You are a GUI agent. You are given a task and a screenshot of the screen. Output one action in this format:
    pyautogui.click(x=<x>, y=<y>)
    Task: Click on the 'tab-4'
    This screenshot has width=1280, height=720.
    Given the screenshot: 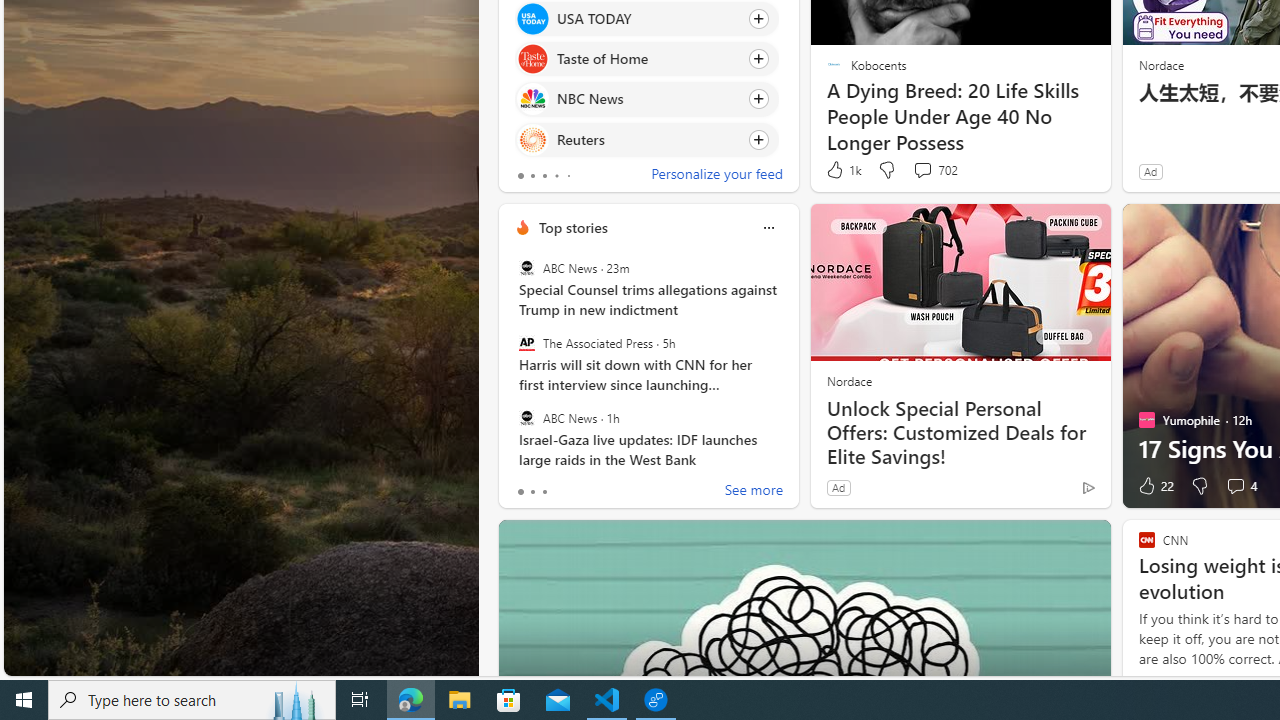 What is the action you would take?
    pyautogui.click(x=567, y=175)
    